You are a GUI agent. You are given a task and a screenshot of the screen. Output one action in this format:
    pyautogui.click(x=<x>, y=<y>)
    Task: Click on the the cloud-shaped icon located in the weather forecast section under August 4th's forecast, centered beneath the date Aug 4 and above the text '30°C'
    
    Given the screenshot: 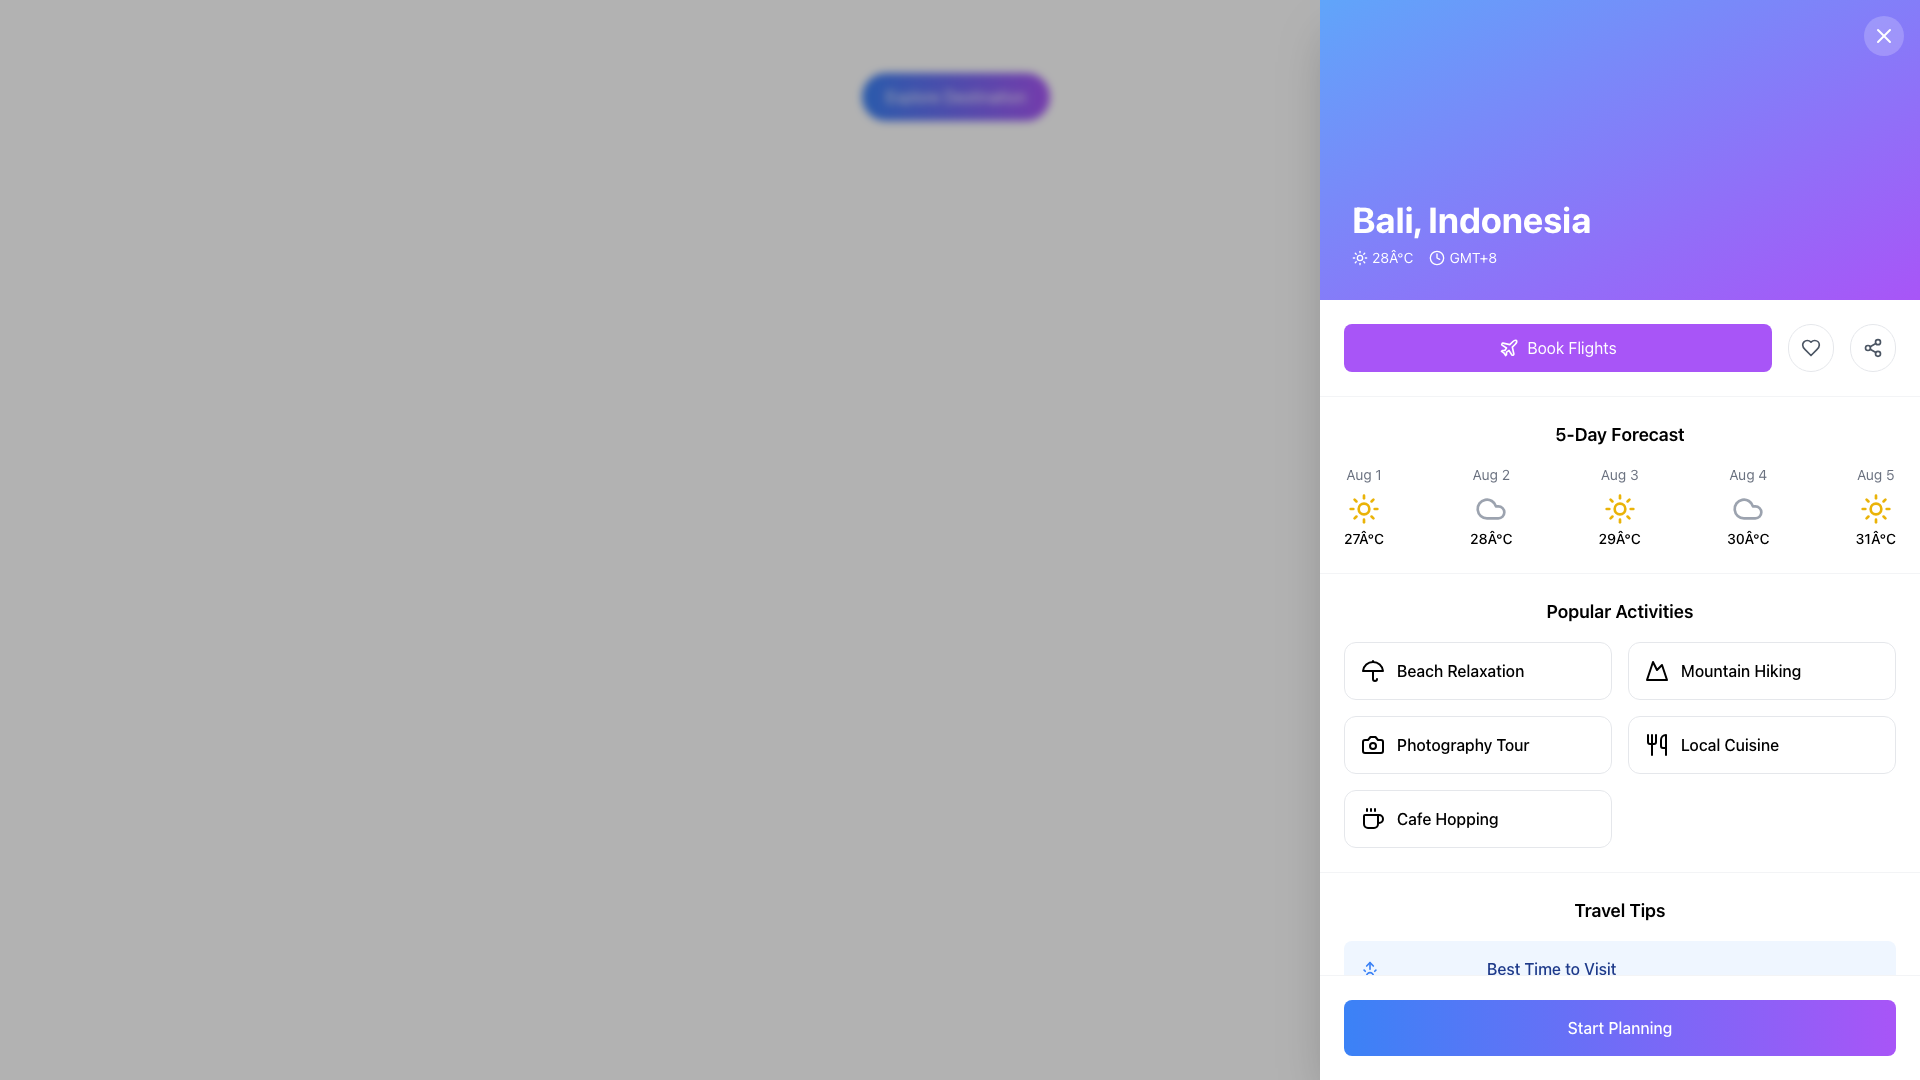 What is the action you would take?
    pyautogui.click(x=1747, y=508)
    